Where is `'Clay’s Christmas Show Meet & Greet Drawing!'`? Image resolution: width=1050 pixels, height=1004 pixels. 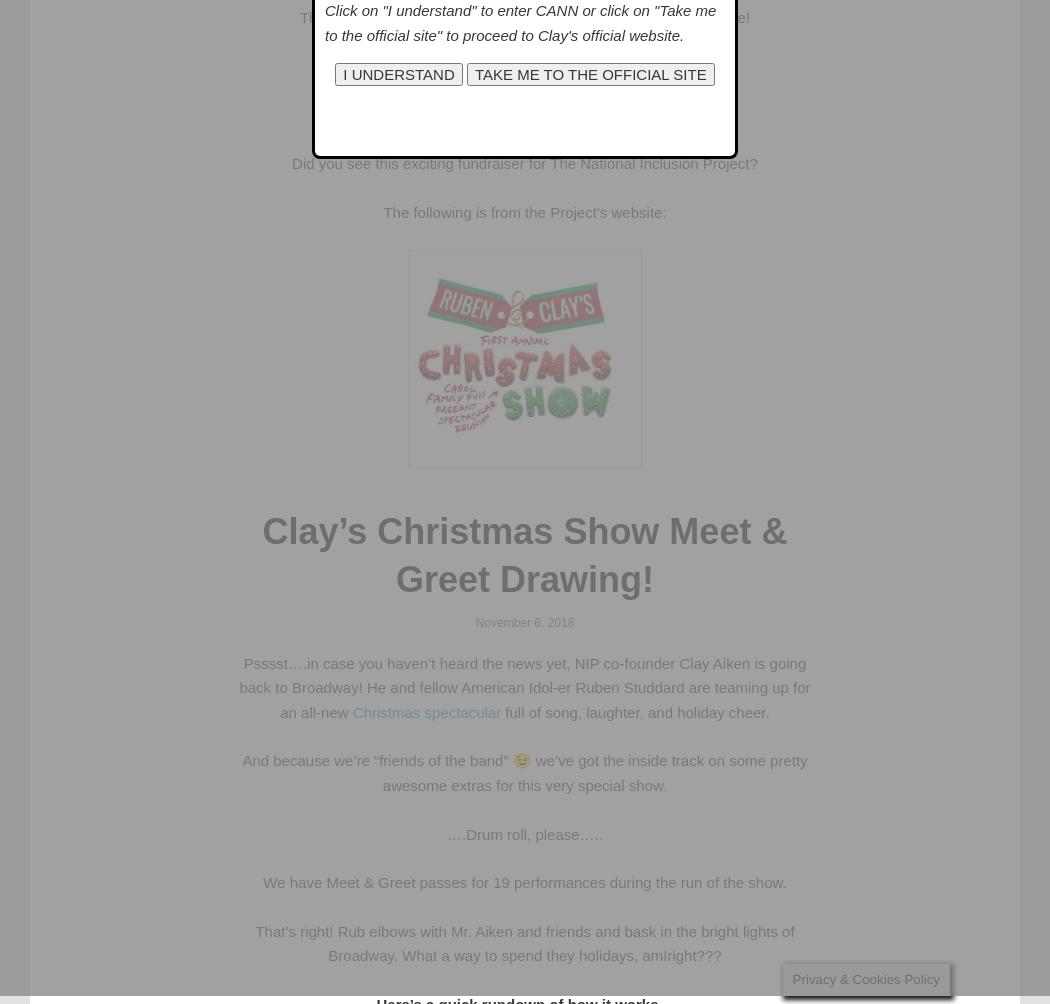
'Clay’s Christmas Show Meet & Greet Drawing!' is located at coordinates (523, 554).